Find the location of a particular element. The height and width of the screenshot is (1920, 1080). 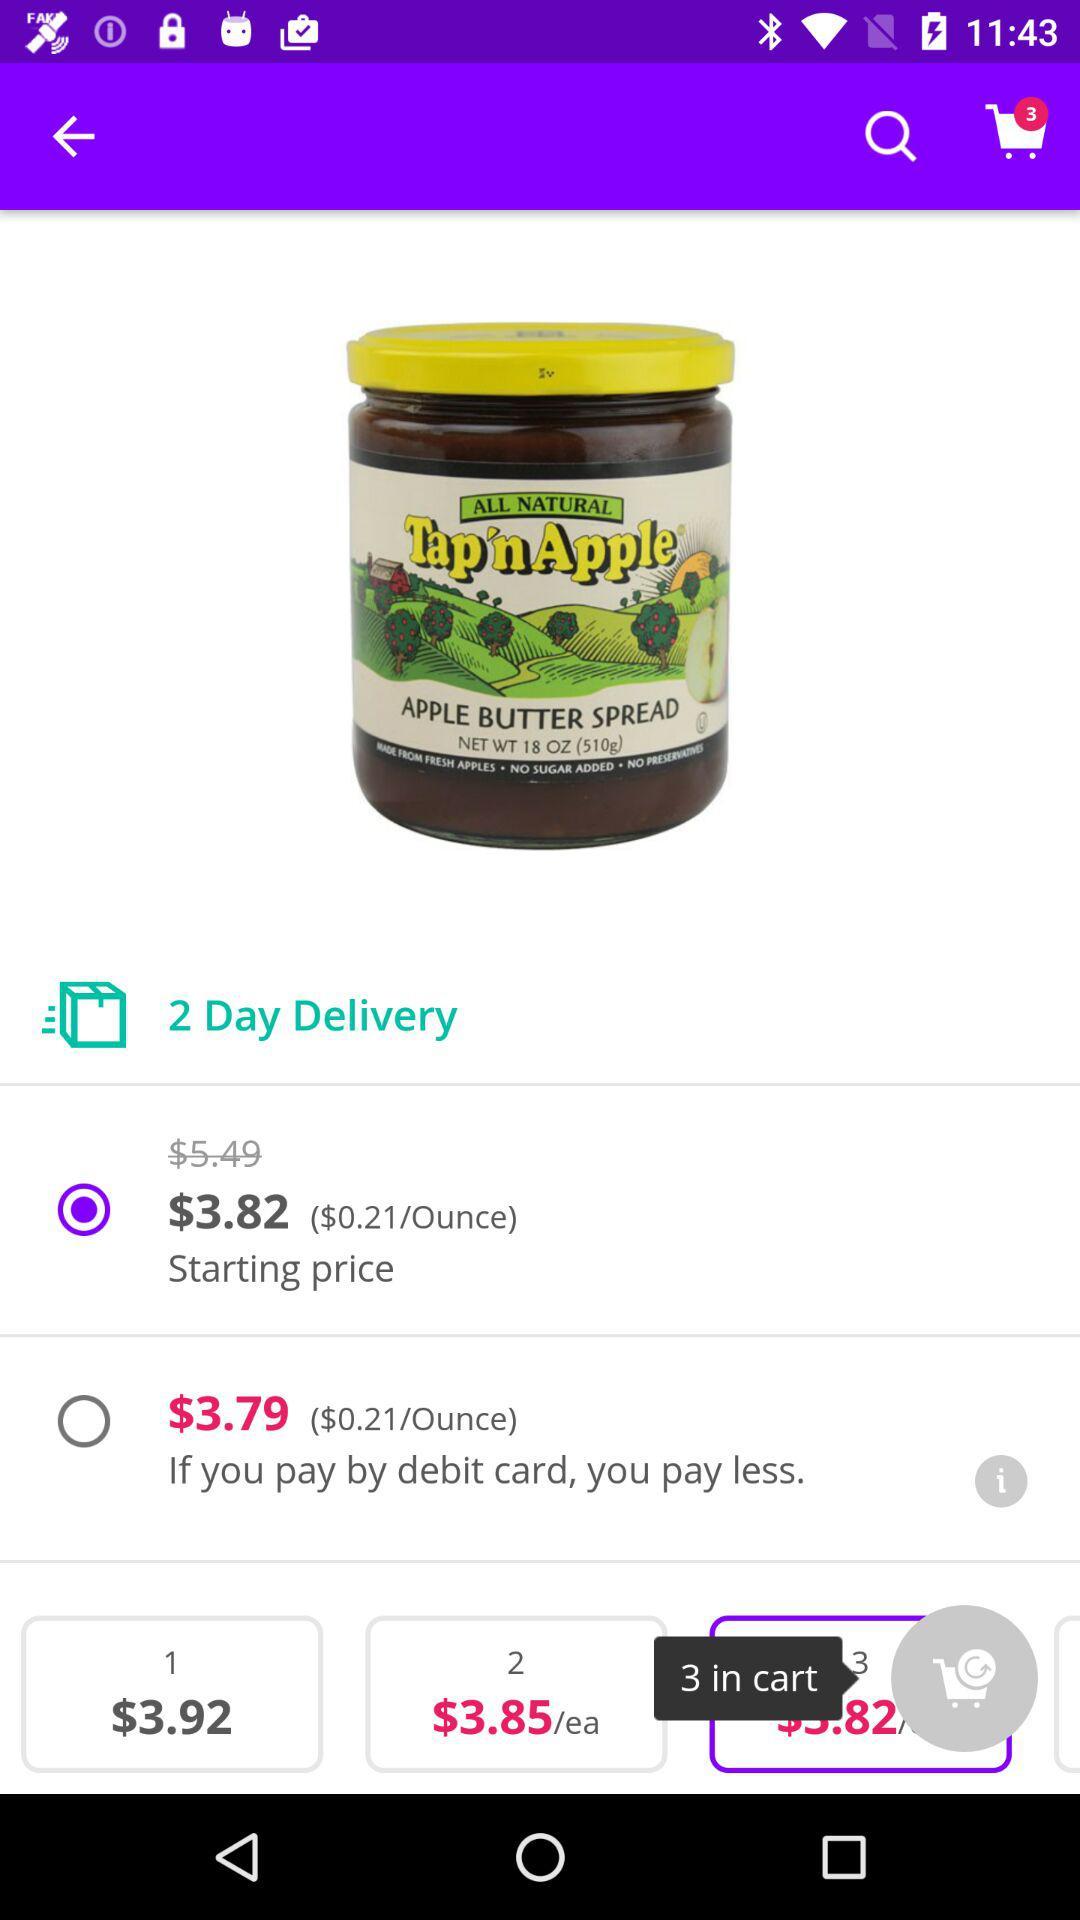

the info icon is located at coordinates (1001, 1481).